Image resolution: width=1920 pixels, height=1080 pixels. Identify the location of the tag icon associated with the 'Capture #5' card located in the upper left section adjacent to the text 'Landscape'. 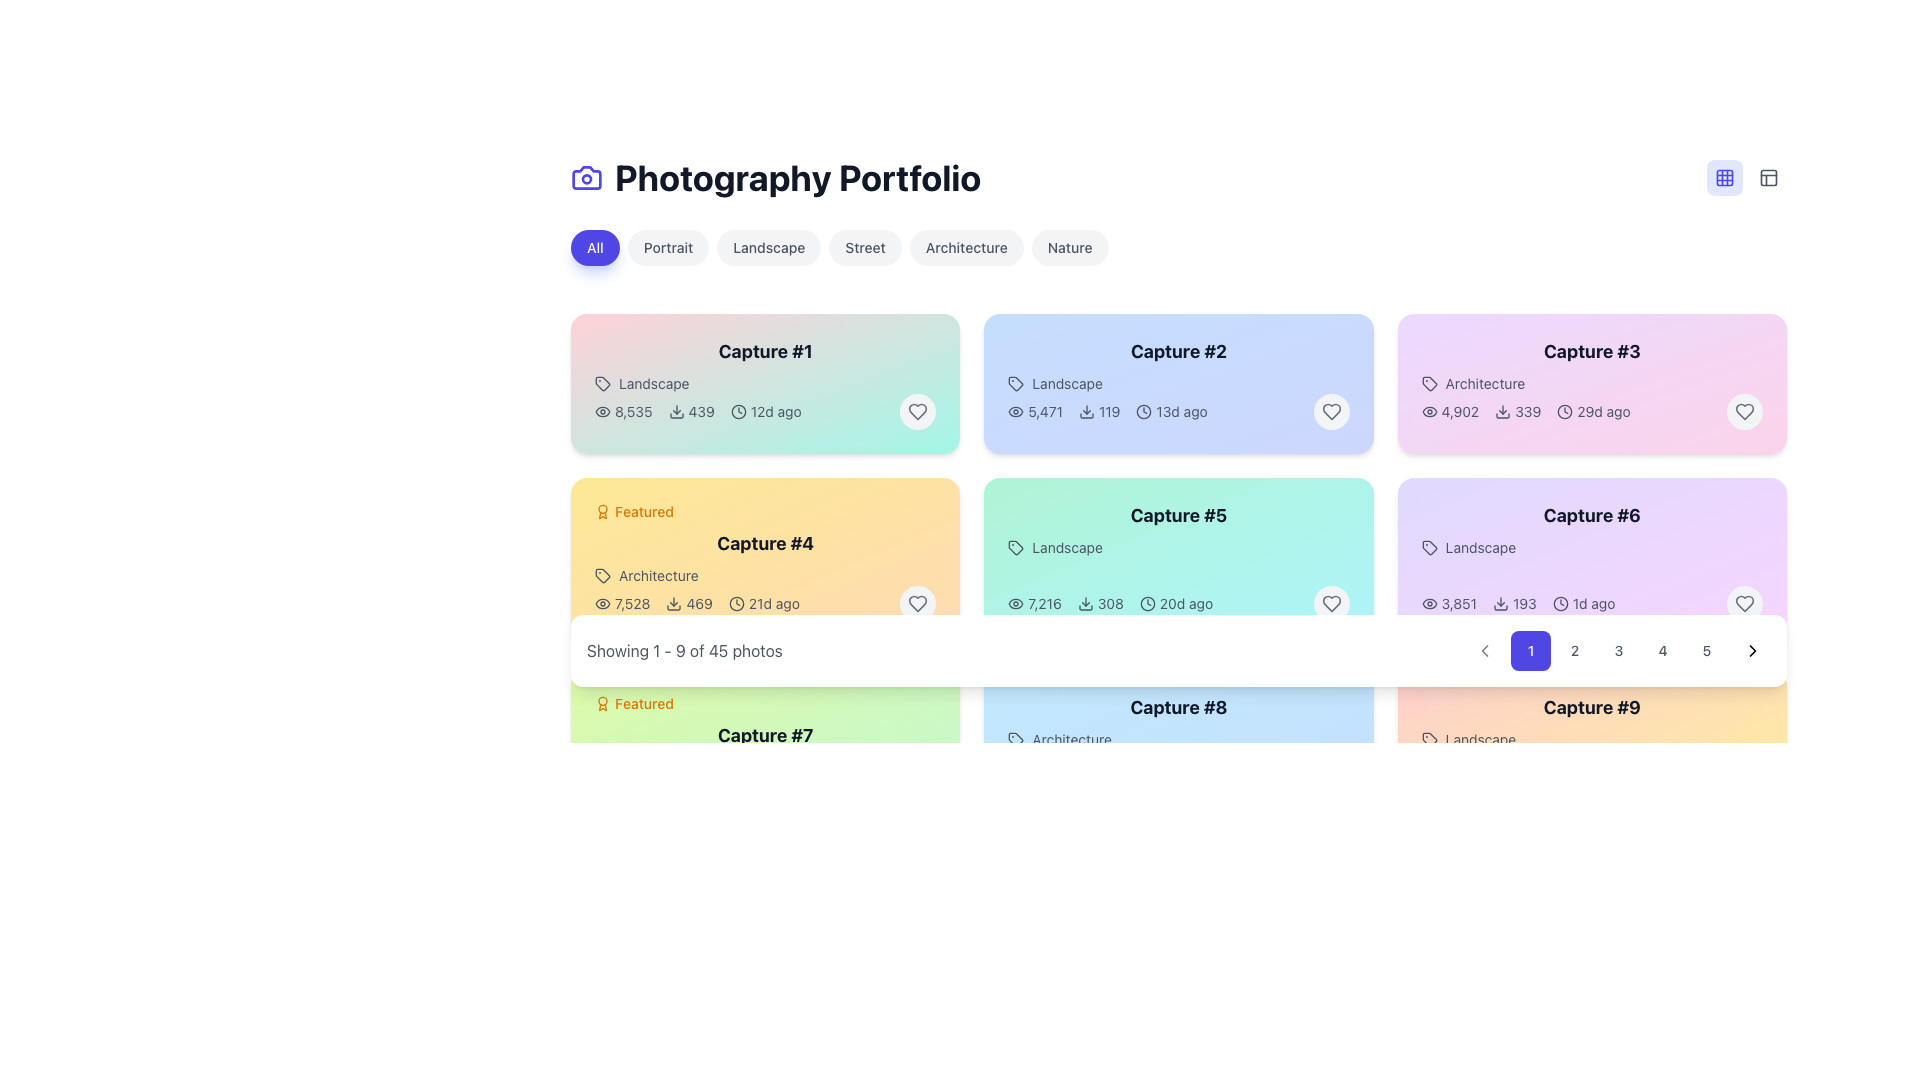
(1016, 547).